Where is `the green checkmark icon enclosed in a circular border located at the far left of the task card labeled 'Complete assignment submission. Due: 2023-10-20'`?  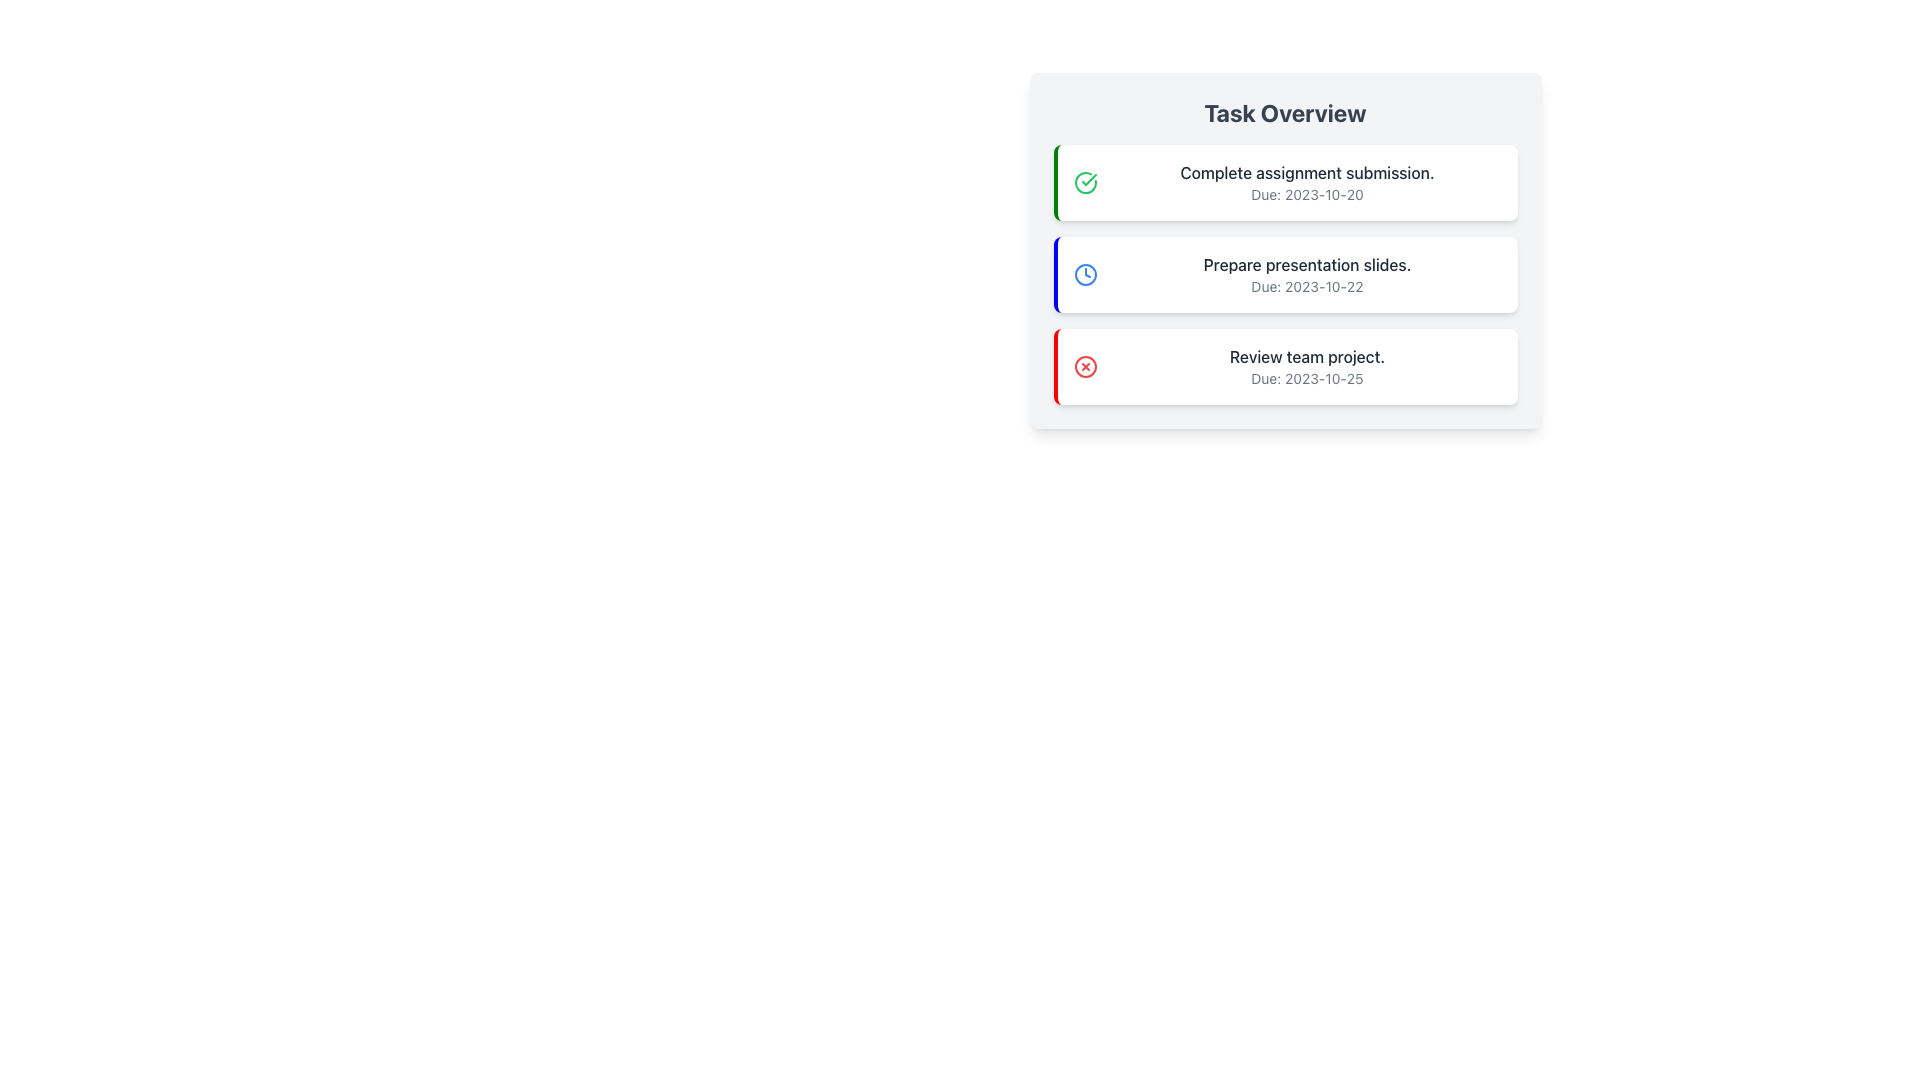
the green checkmark icon enclosed in a circular border located at the far left of the task card labeled 'Complete assignment submission. Due: 2023-10-20' is located at coordinates (1084, 182).